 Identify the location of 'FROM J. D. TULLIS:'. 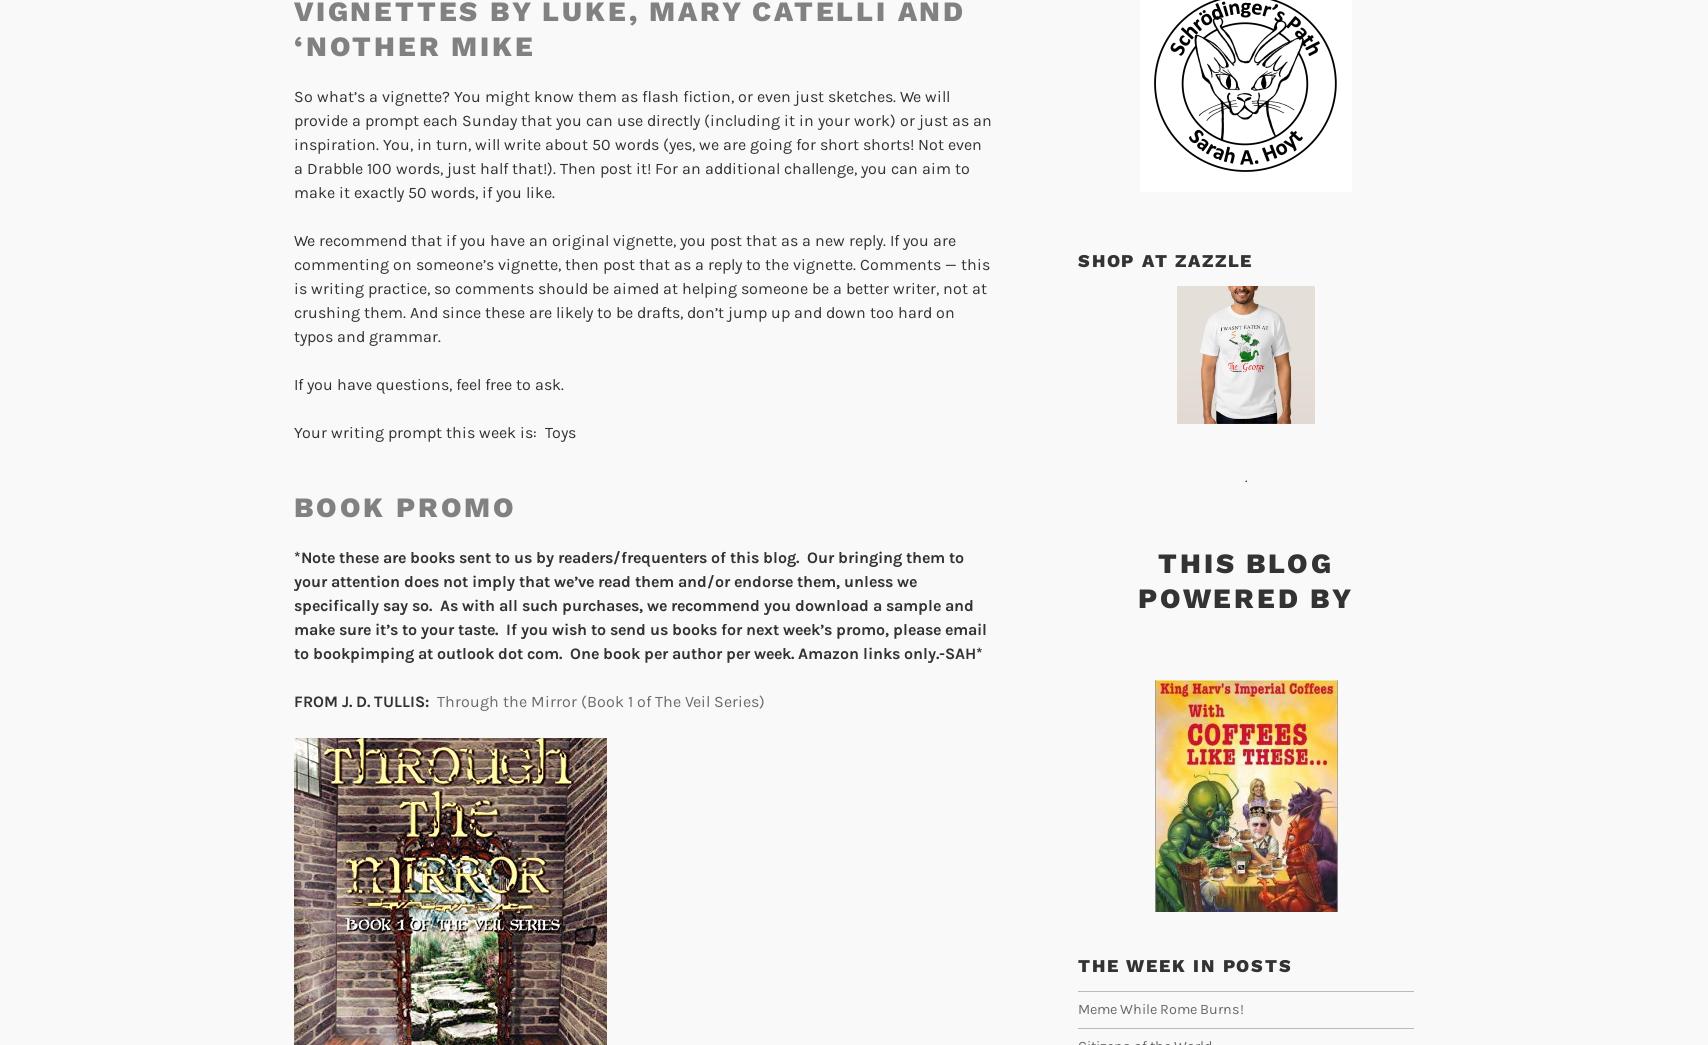
(361, 700).